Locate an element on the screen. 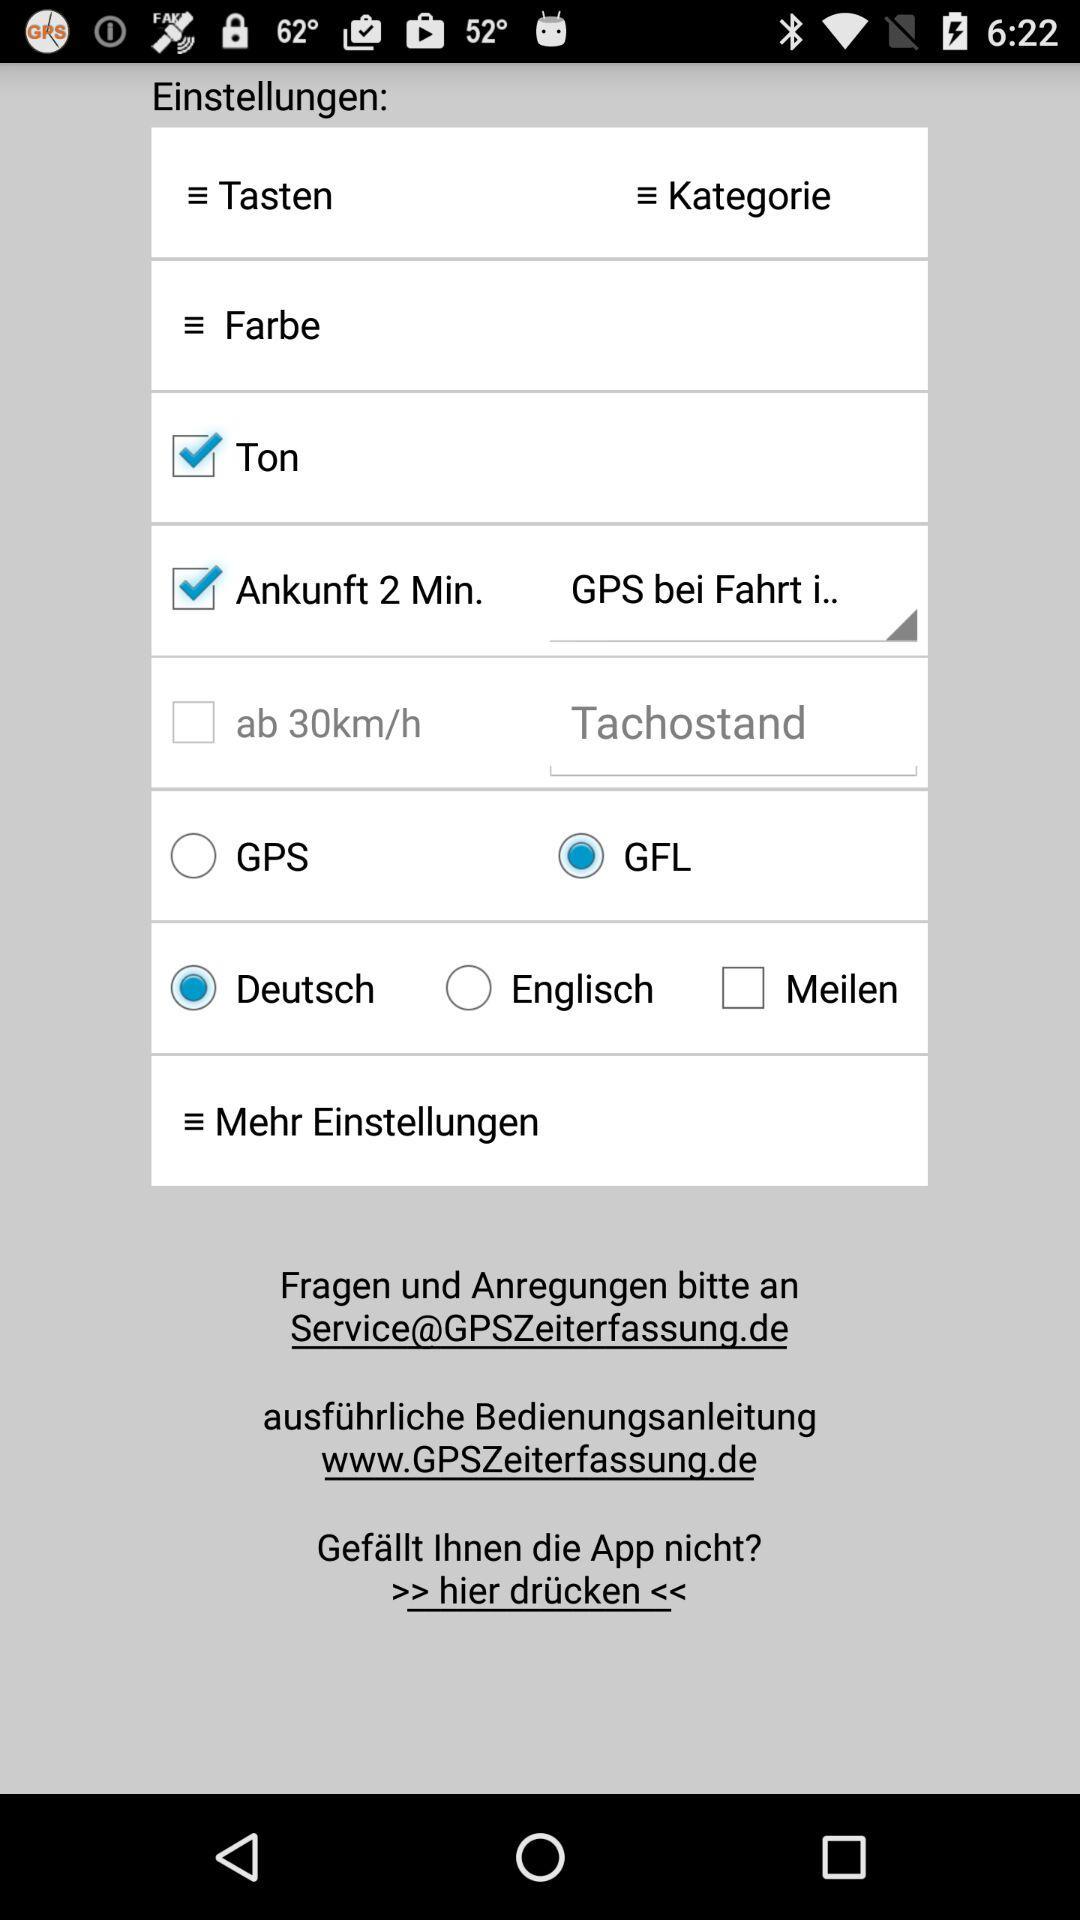  the icon below the gfl item is located at coordinates (814, 987).